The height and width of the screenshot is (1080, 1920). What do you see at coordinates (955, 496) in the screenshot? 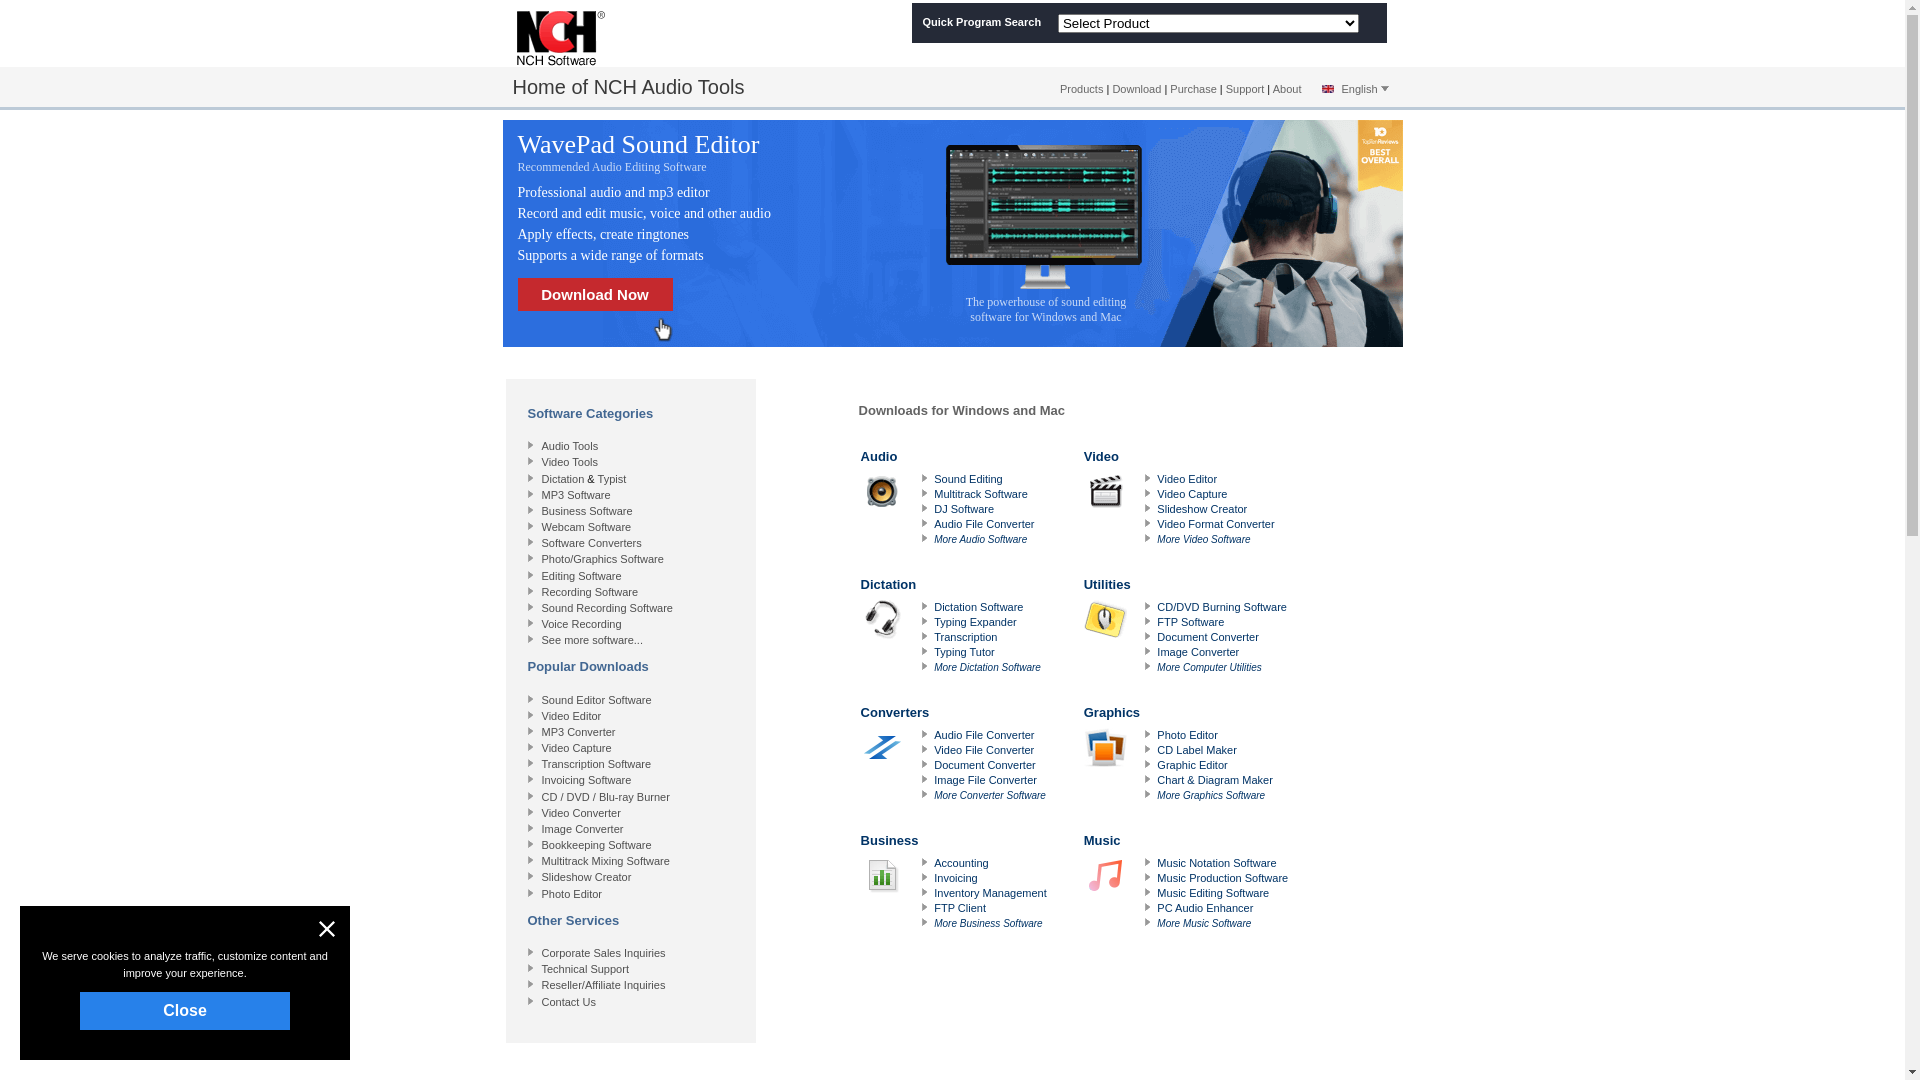
I see `'Audio'` at bounding box center [955, 496].